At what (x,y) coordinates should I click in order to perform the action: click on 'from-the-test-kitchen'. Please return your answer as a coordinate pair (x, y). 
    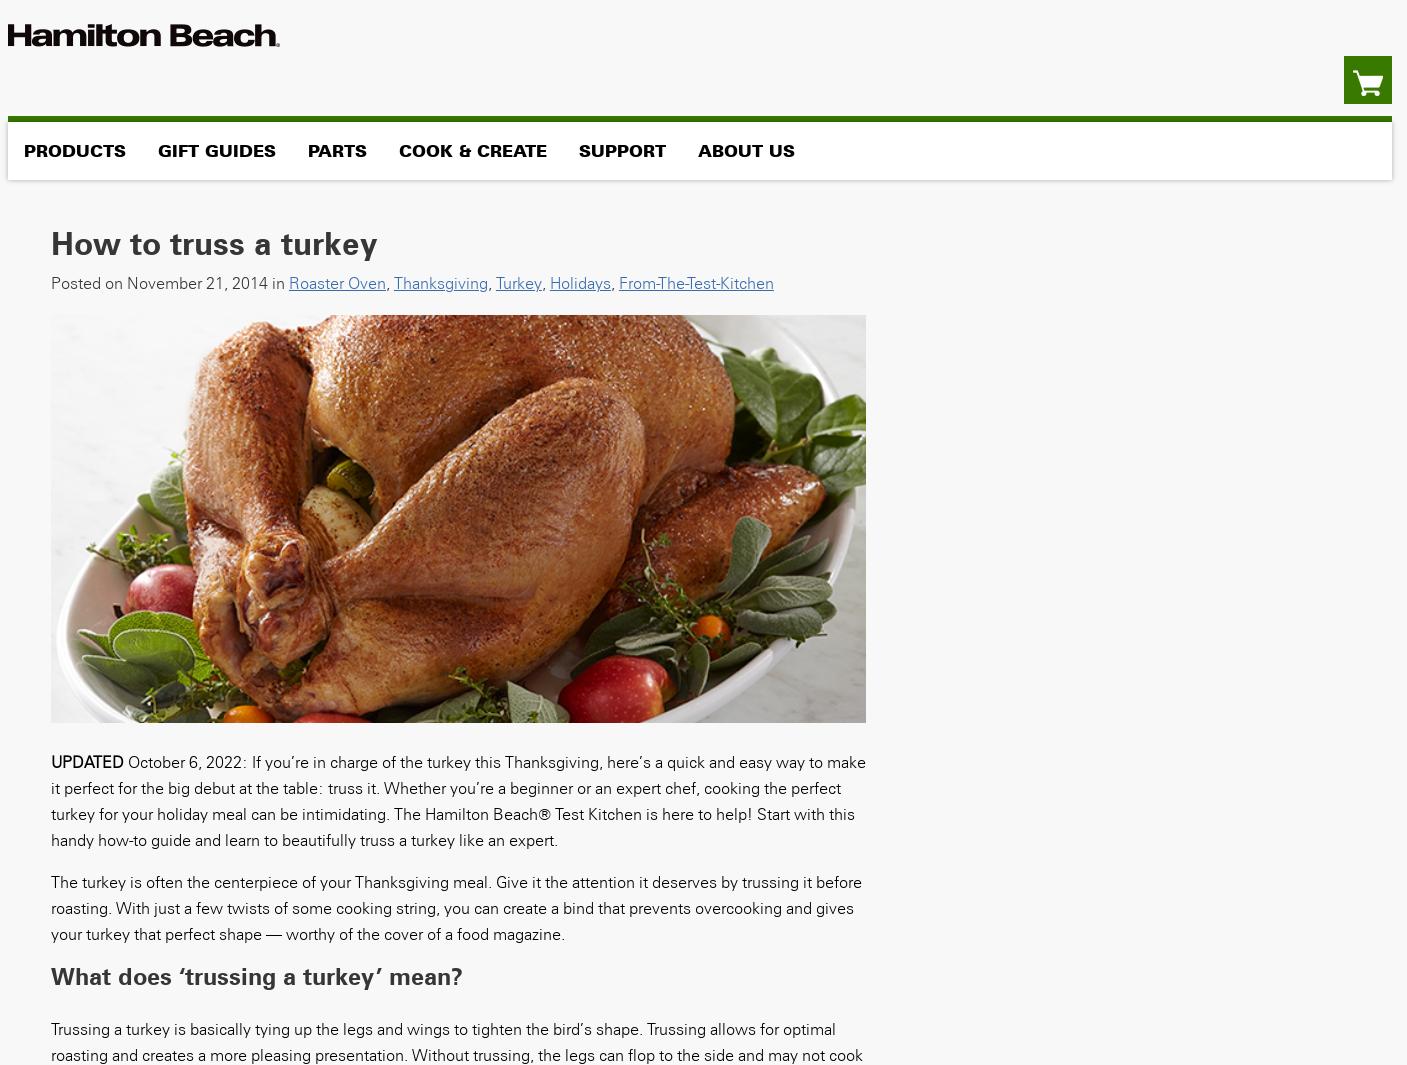
    Looking at the image, I should click on (694, 281).